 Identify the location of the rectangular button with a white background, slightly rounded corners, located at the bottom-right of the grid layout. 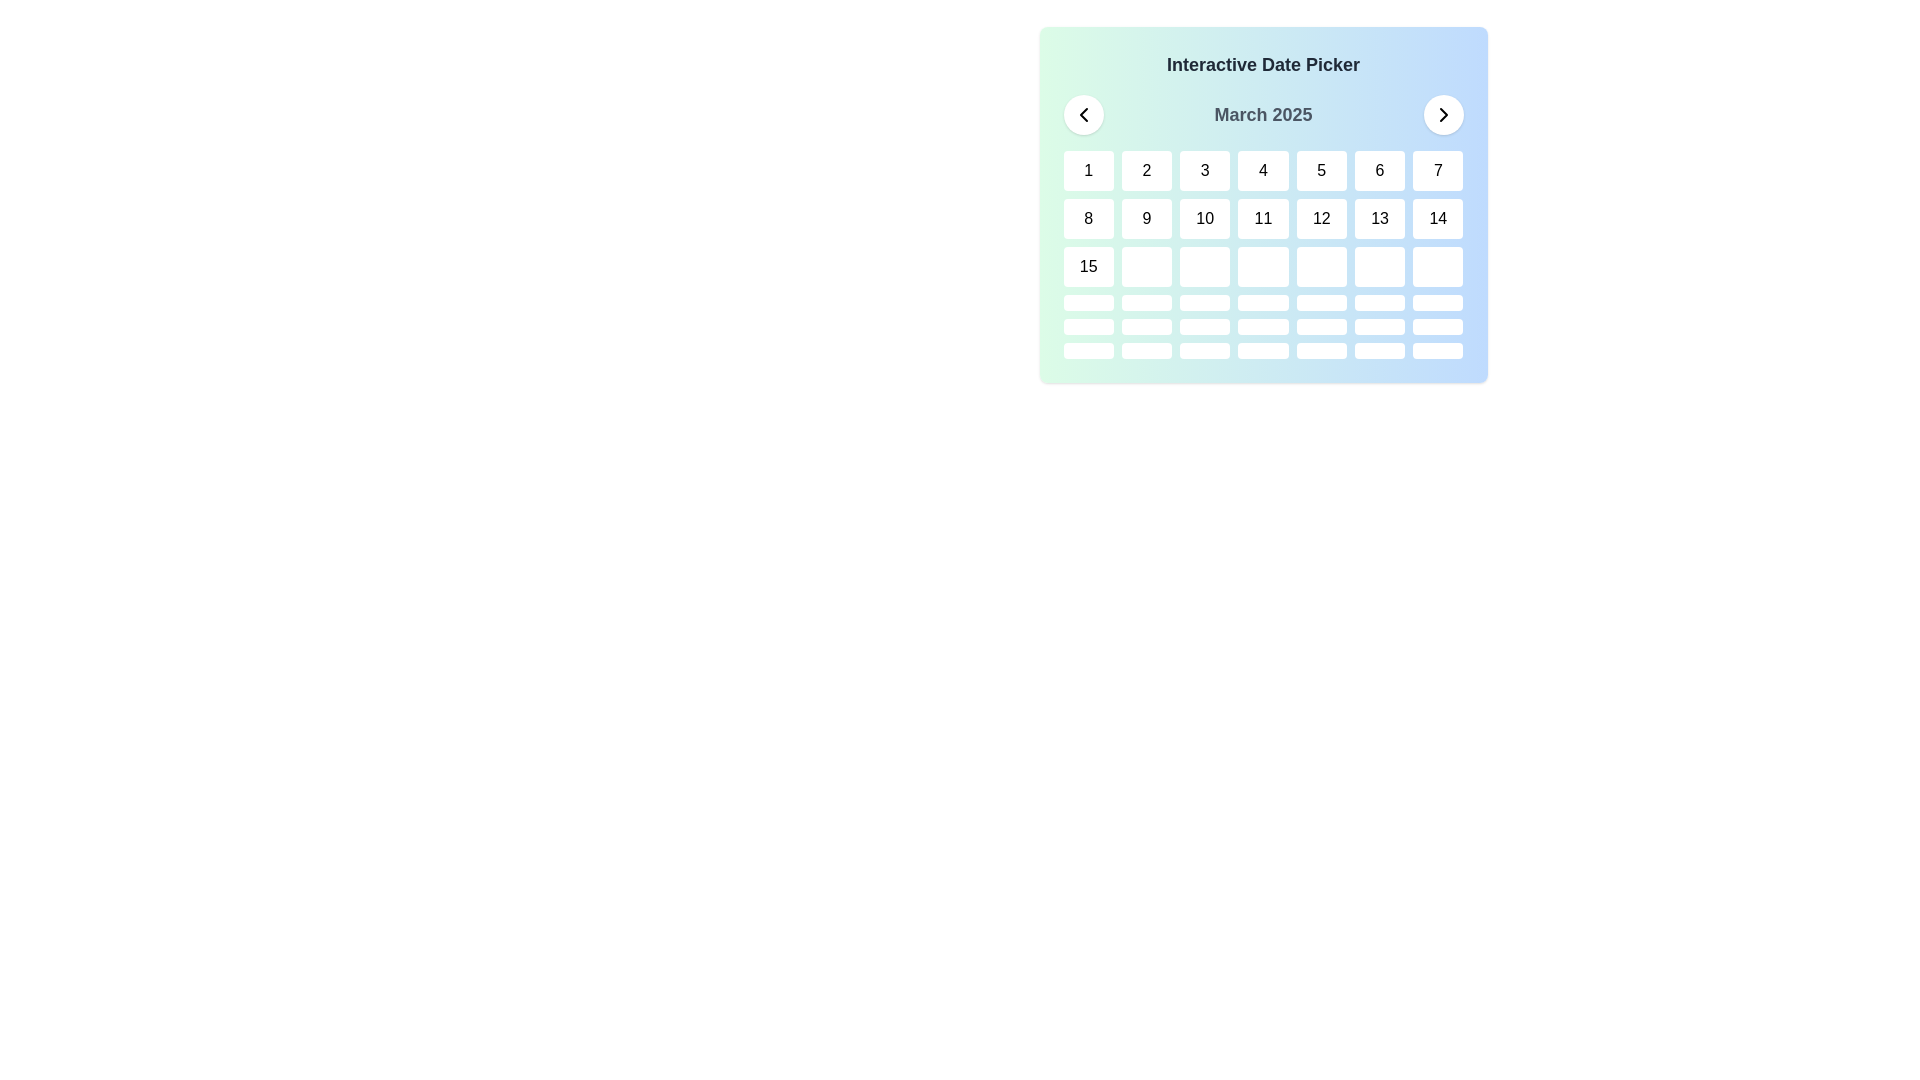
(1437, 326).